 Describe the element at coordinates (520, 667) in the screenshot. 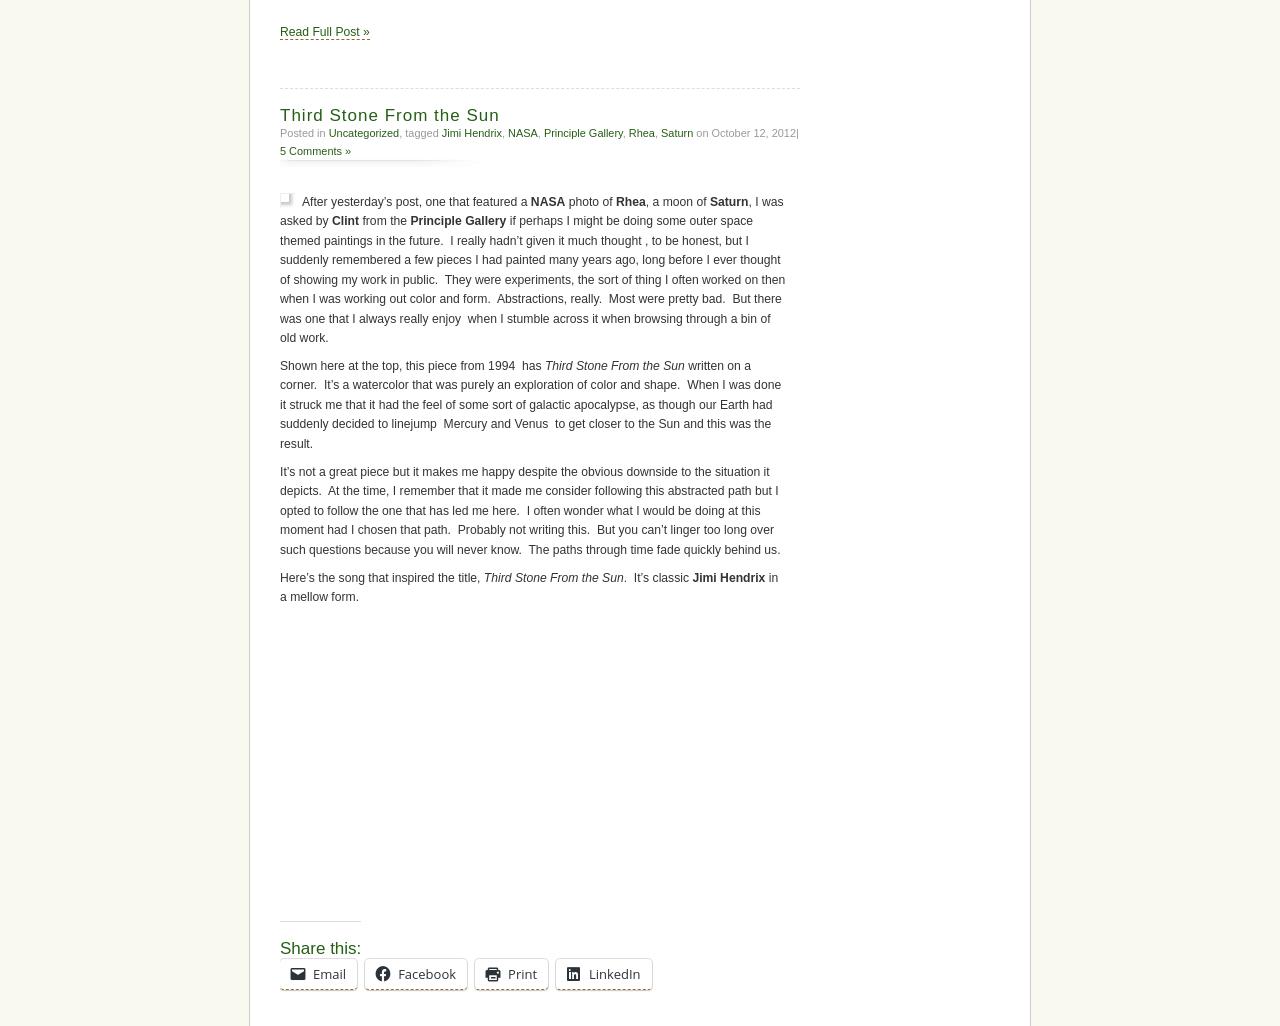

I see `', I was asked by'` at that location.